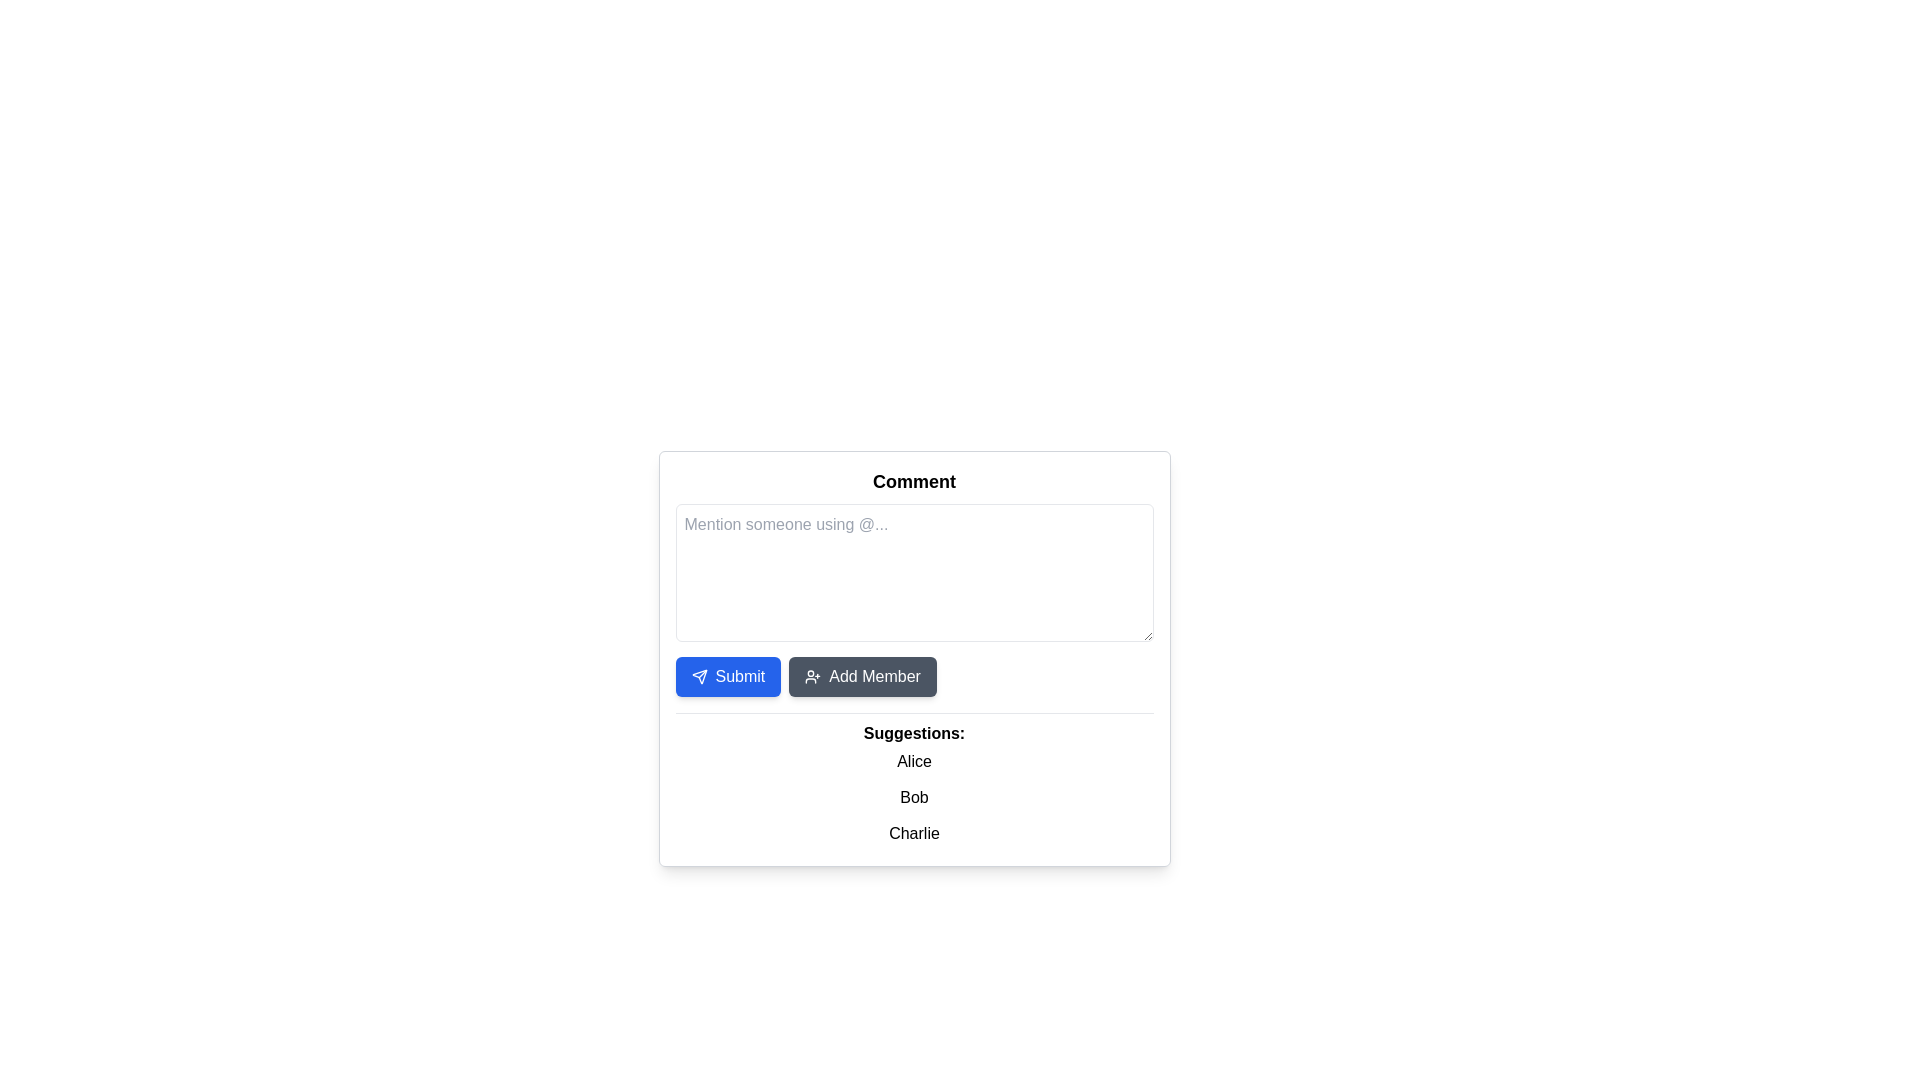 The width and height of the screenshot is (1920, 1080). What do you see at coordinates (913, 762) in the screenshot?
I see `the text label displaying the name 'Alice'` at bounding box center [913, 762].